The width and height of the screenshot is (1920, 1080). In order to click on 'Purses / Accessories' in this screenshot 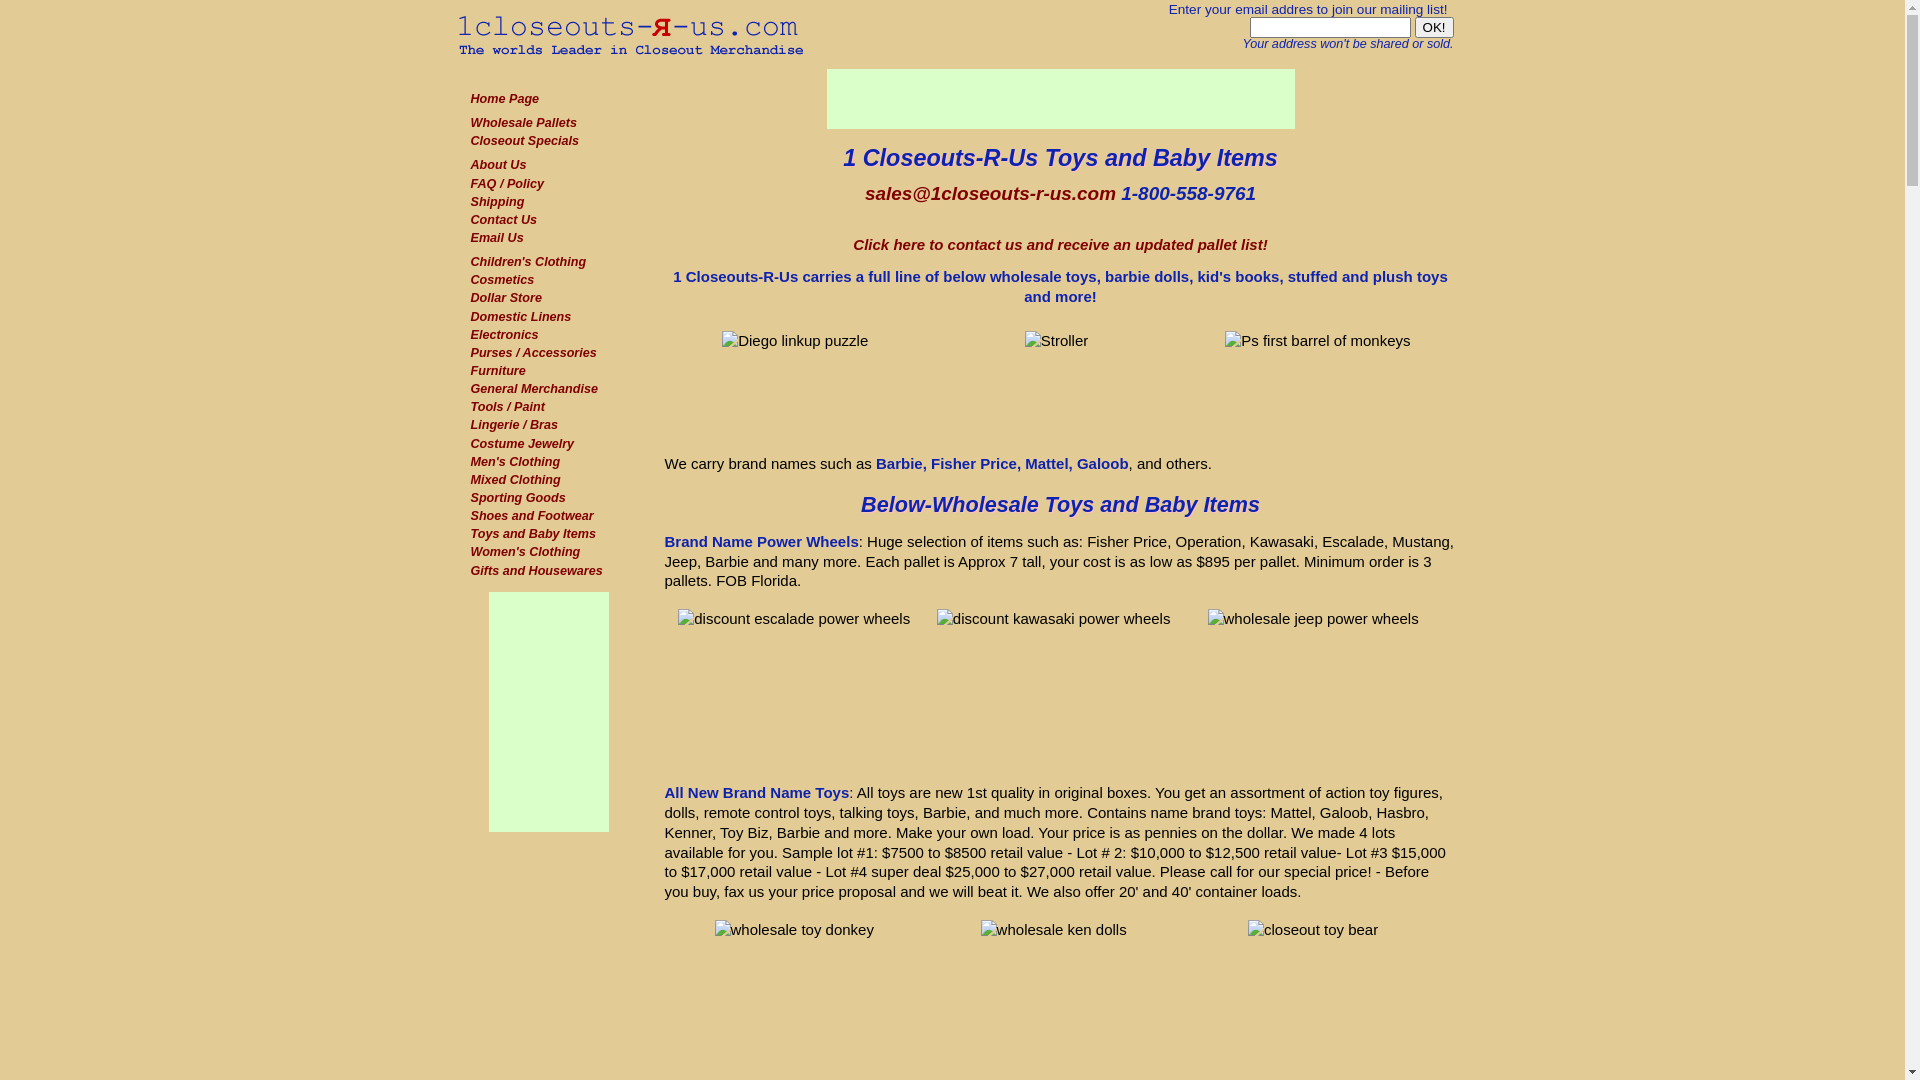, I will do `click(532, 352)`.